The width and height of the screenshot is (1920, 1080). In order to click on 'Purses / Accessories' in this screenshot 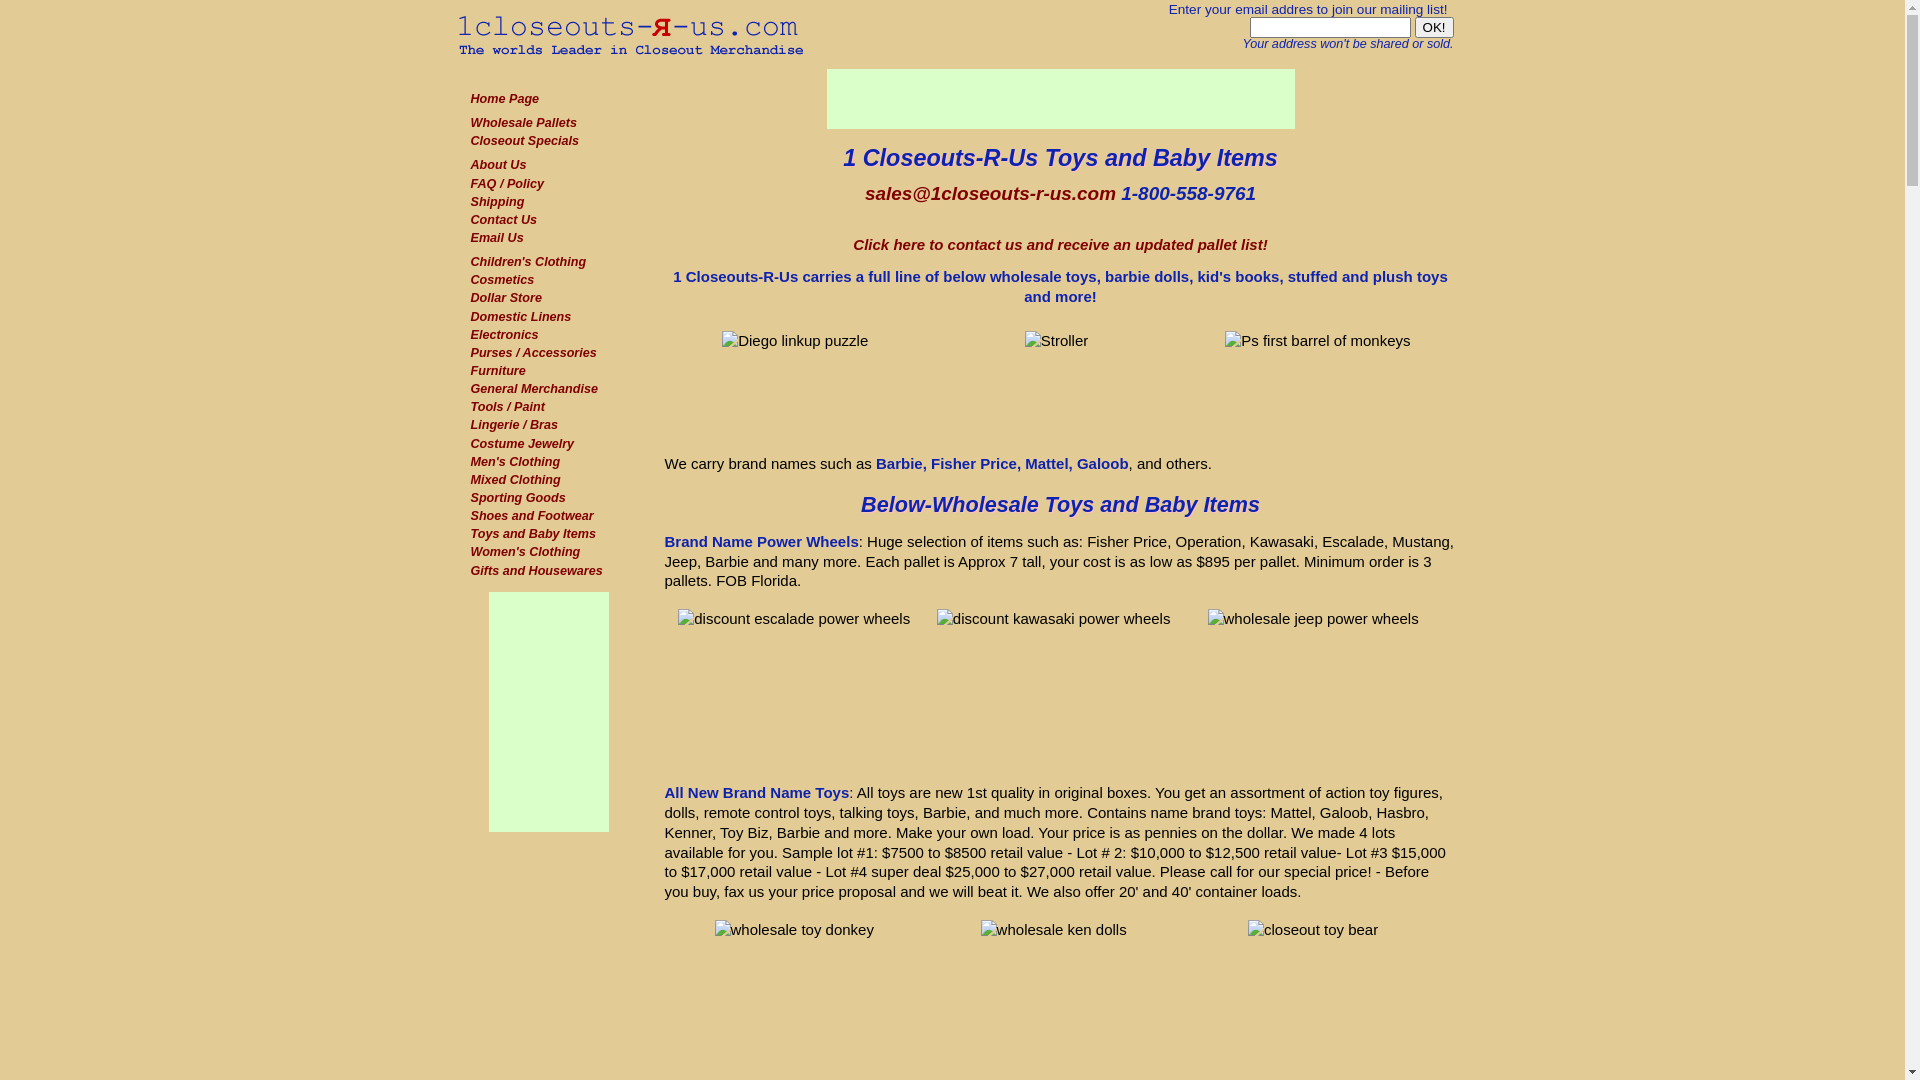, I will do `click(532, 352)`.